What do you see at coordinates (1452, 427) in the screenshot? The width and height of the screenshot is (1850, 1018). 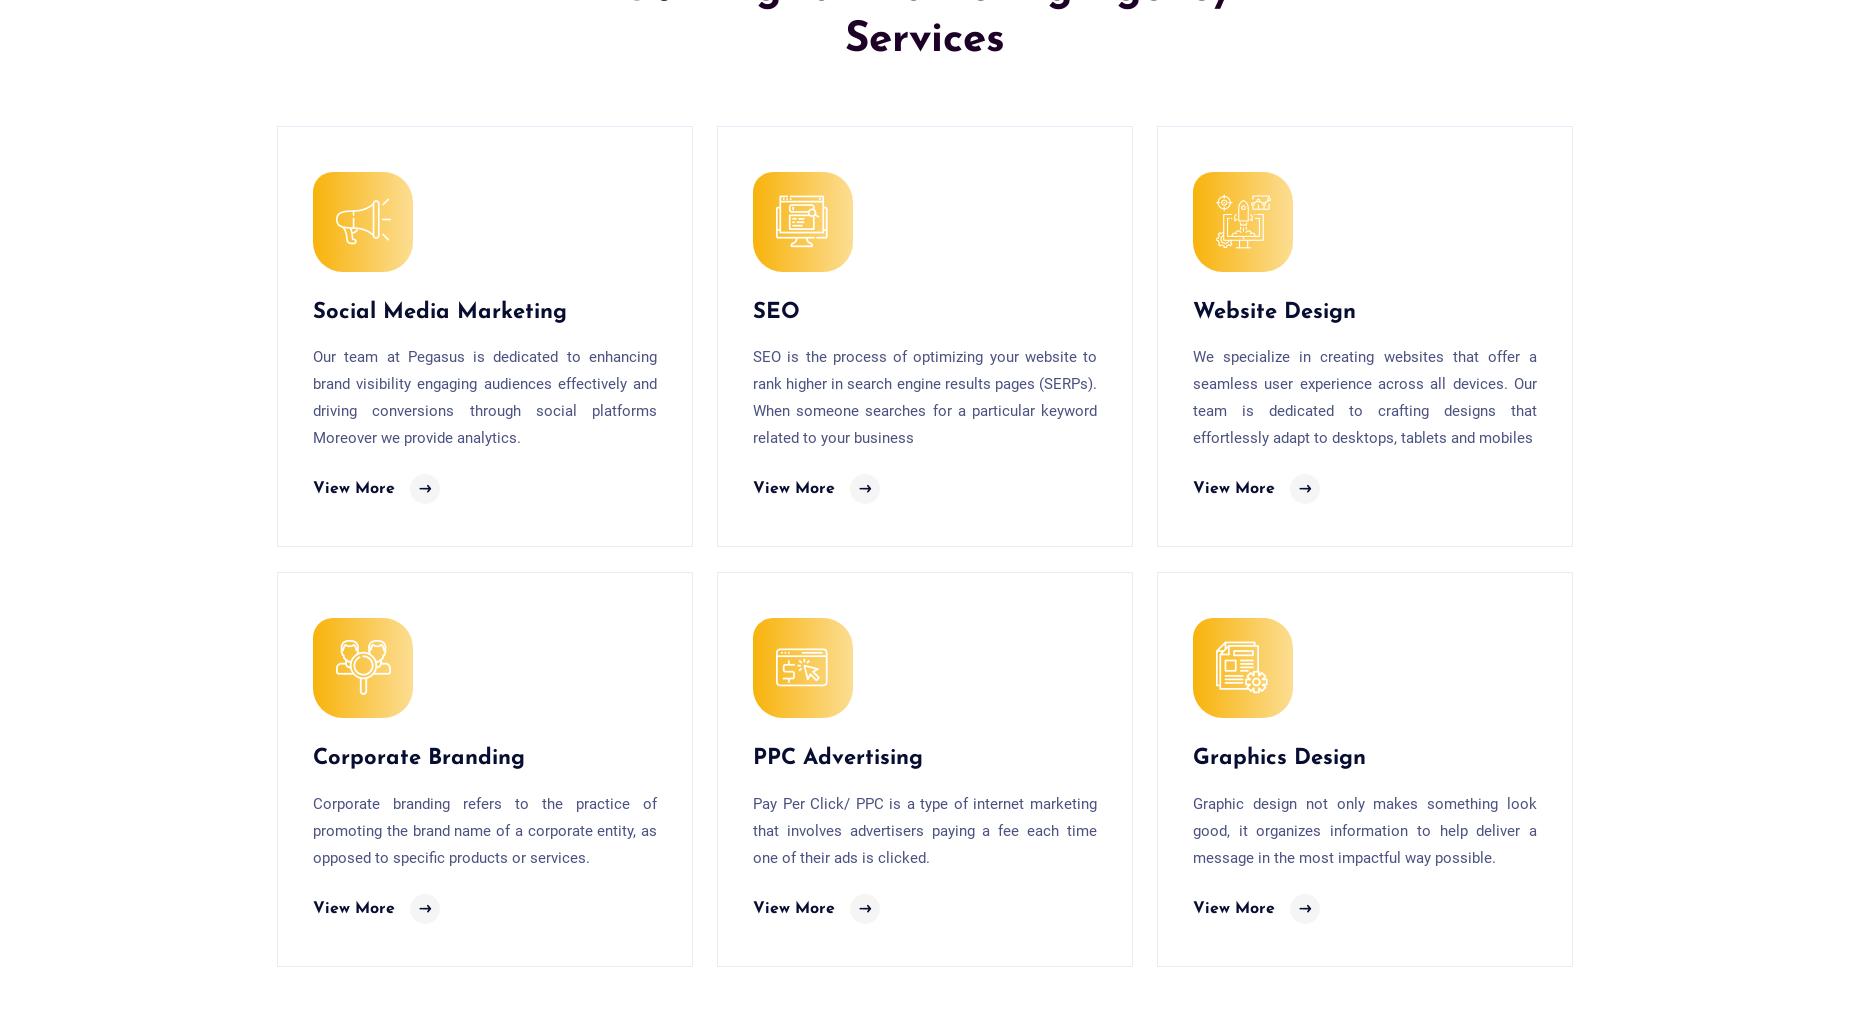 I see `'Chittorgarh'` at bounding box center [1452, 427].